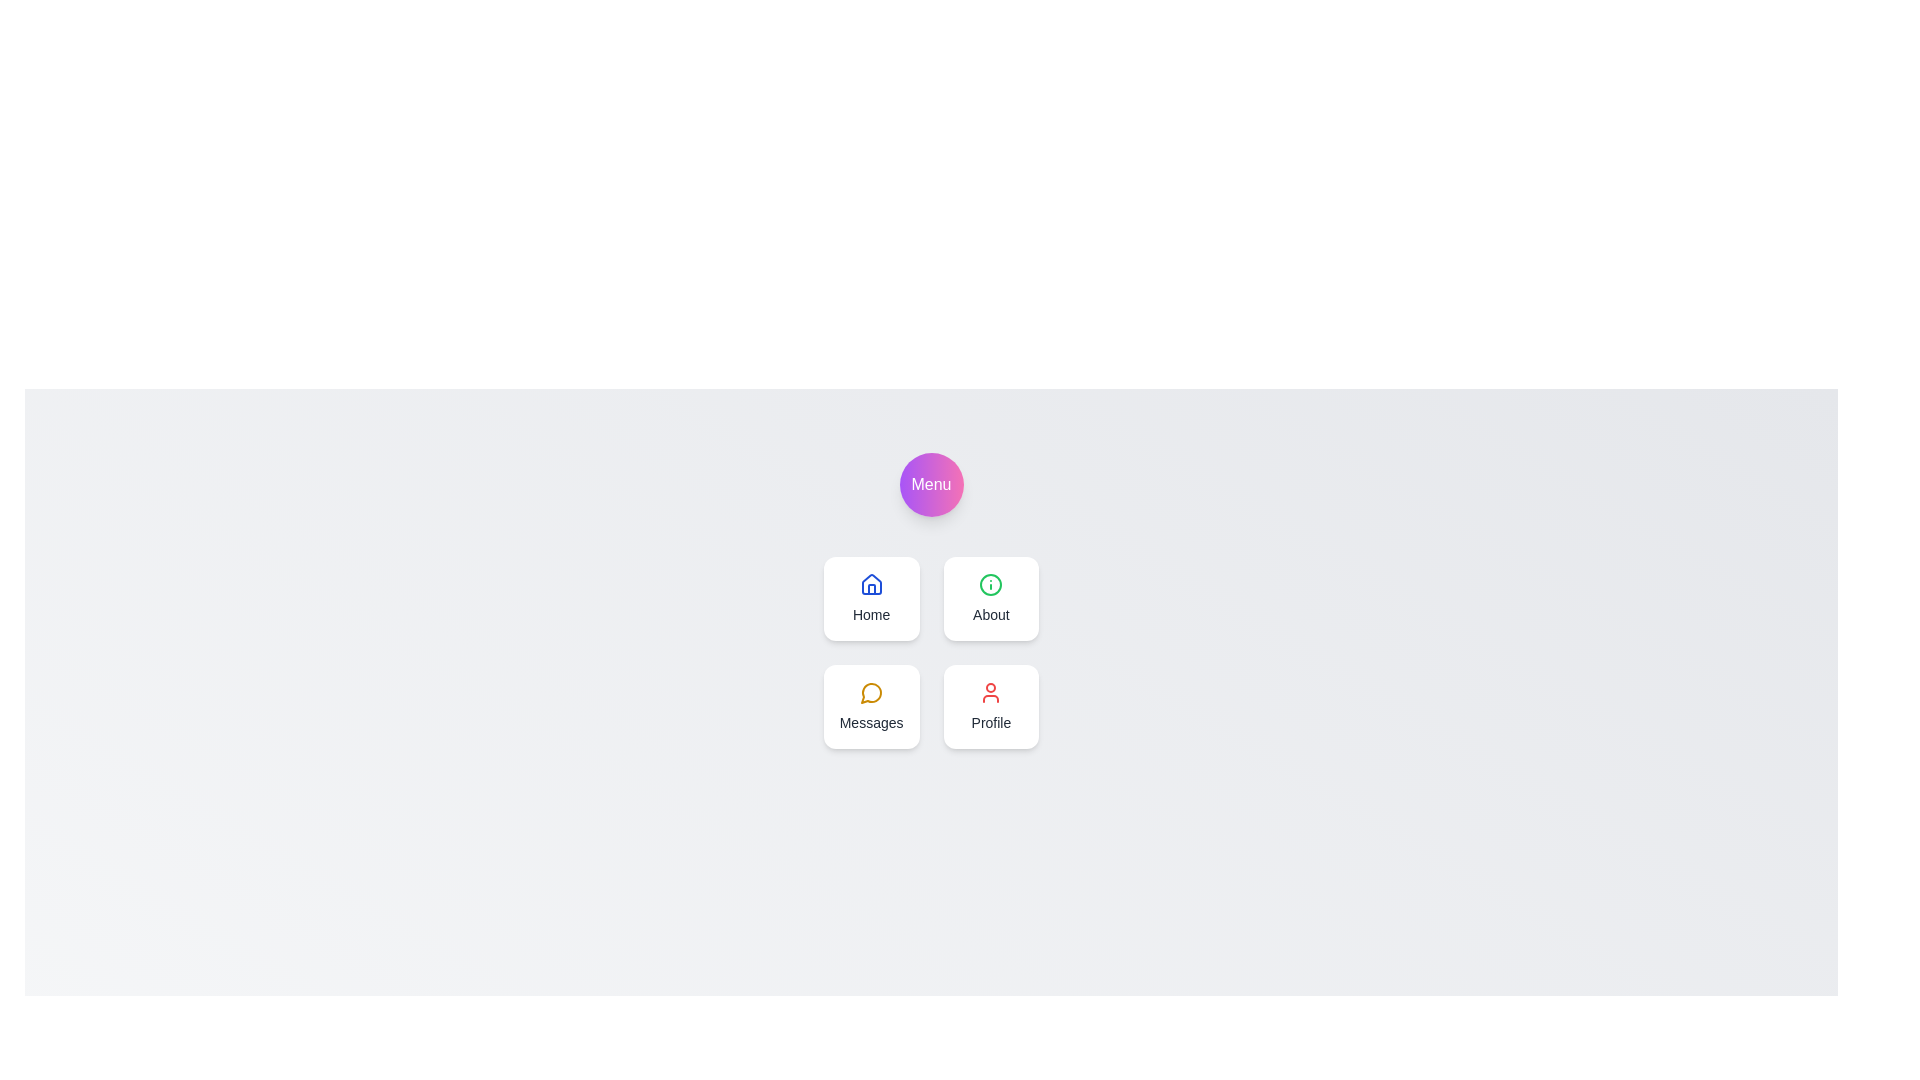  What do you see at coordinates (871, 705) in the screenshot?
I see `the Messages navigation item` at bounding box center [871, 705].